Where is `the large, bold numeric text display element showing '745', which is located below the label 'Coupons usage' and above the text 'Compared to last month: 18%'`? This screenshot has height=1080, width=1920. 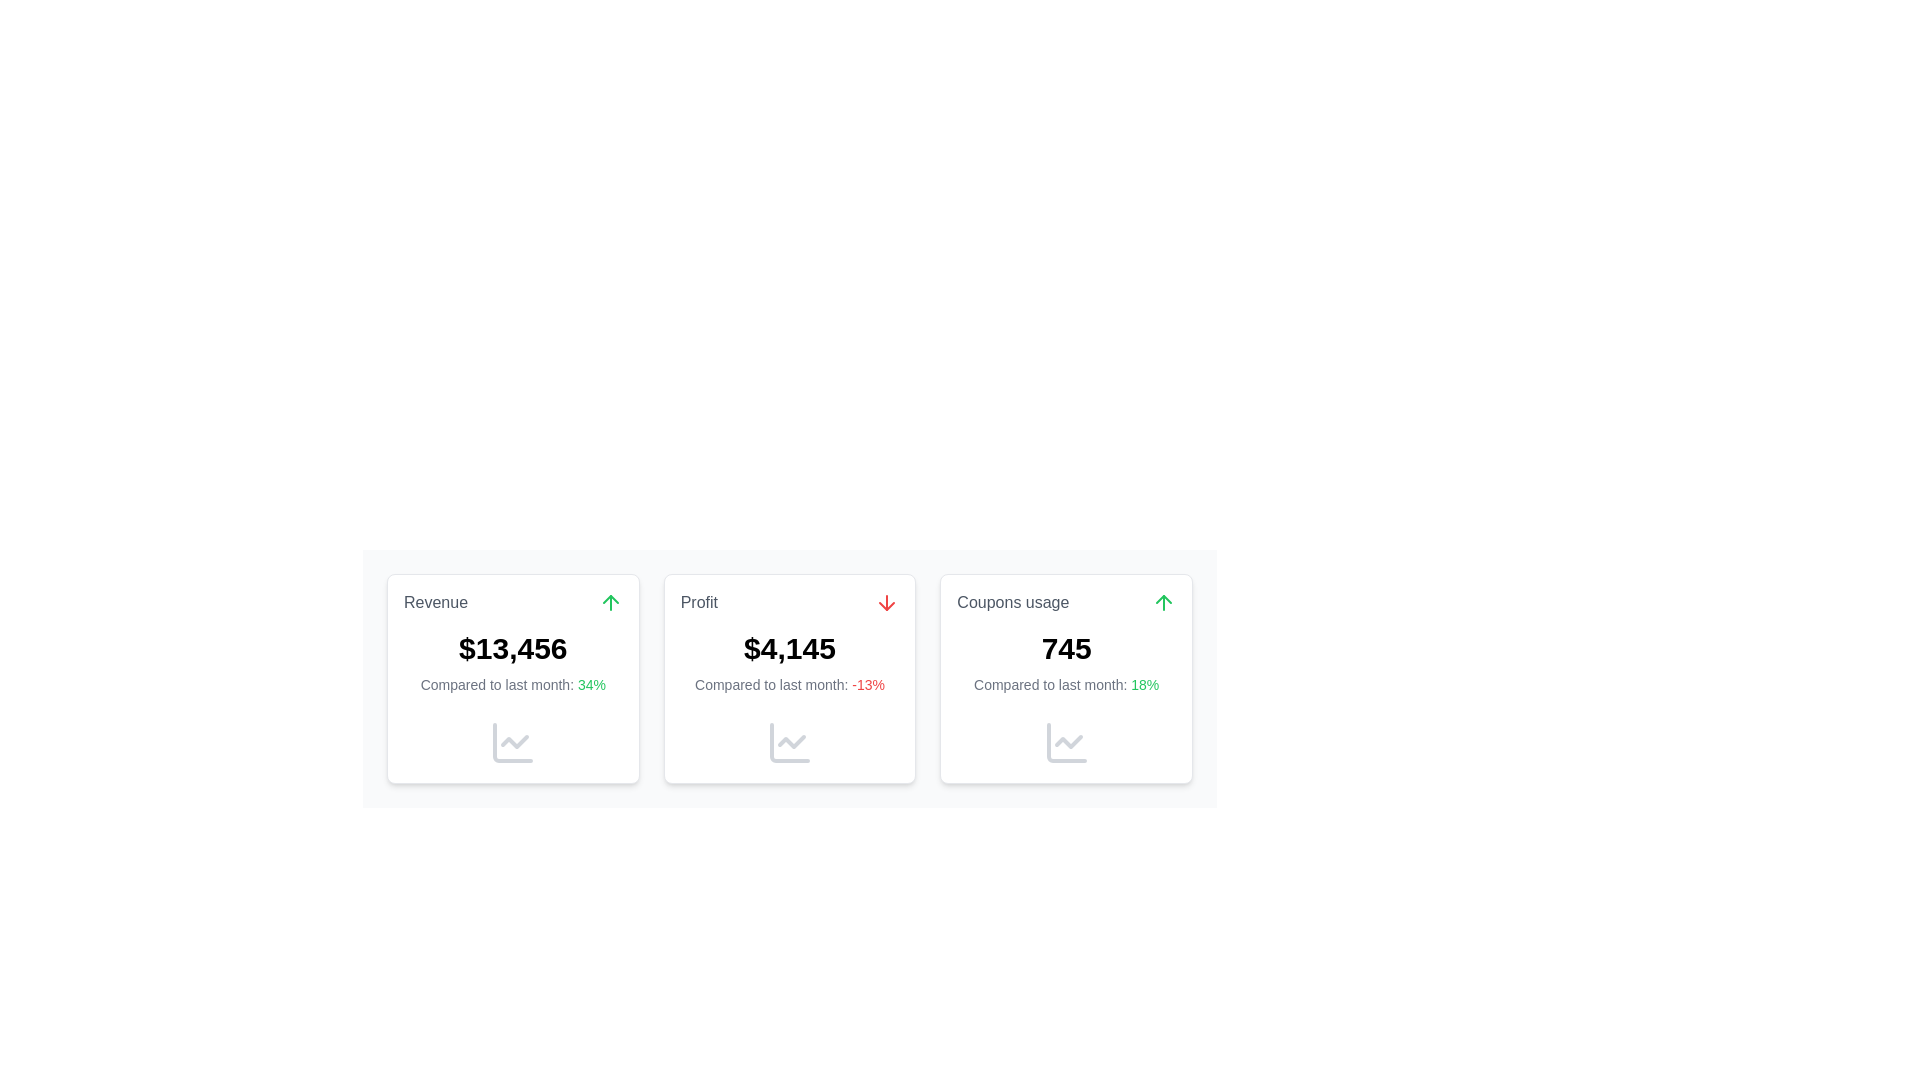 the large, bold numeric text display element showing '745', which is located below the label 'Coupons usage' and above the text 'Compared to last month: 18%' is located at coordinates (1065, 648).